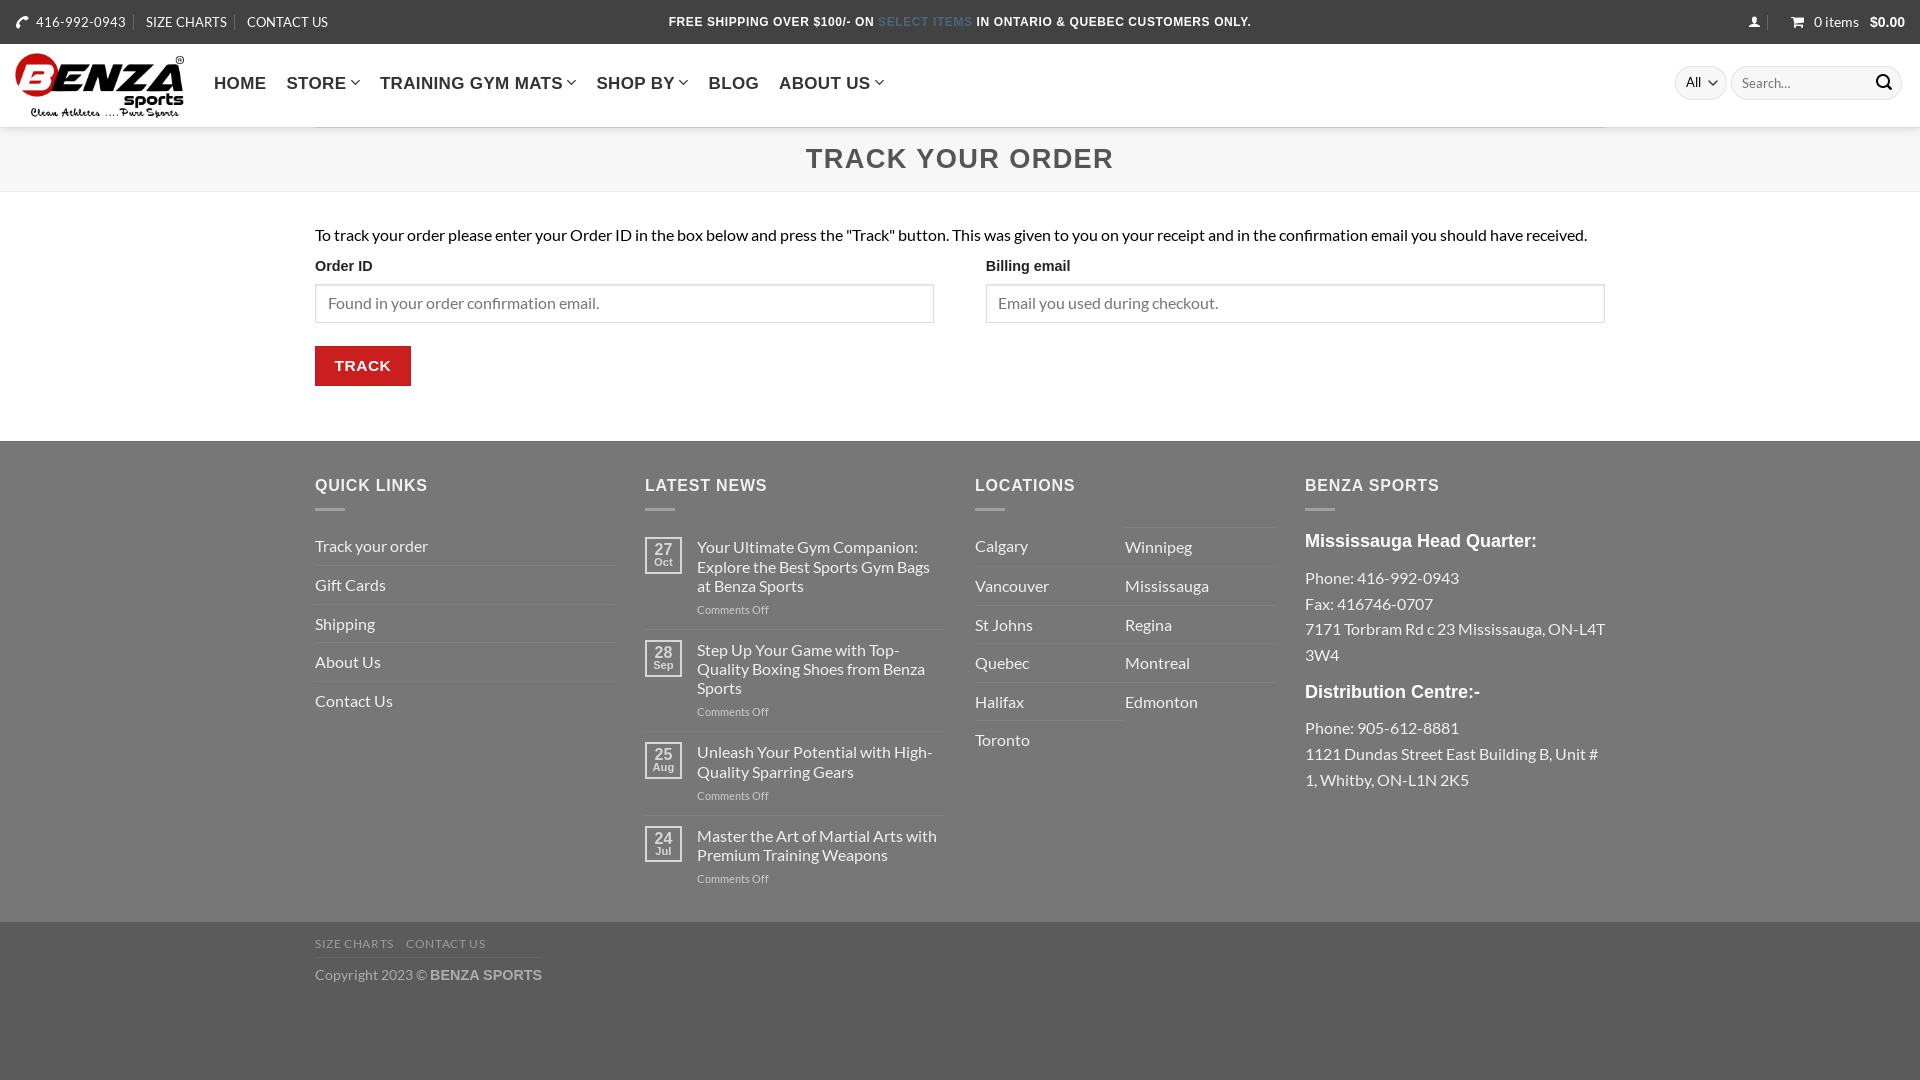 The width and height of the screenshot is (1920, 1080). What do you see at coordinates (642, 81) in the screenshot?
I see `'SHOP BY'` at bounding box center [642, 81].